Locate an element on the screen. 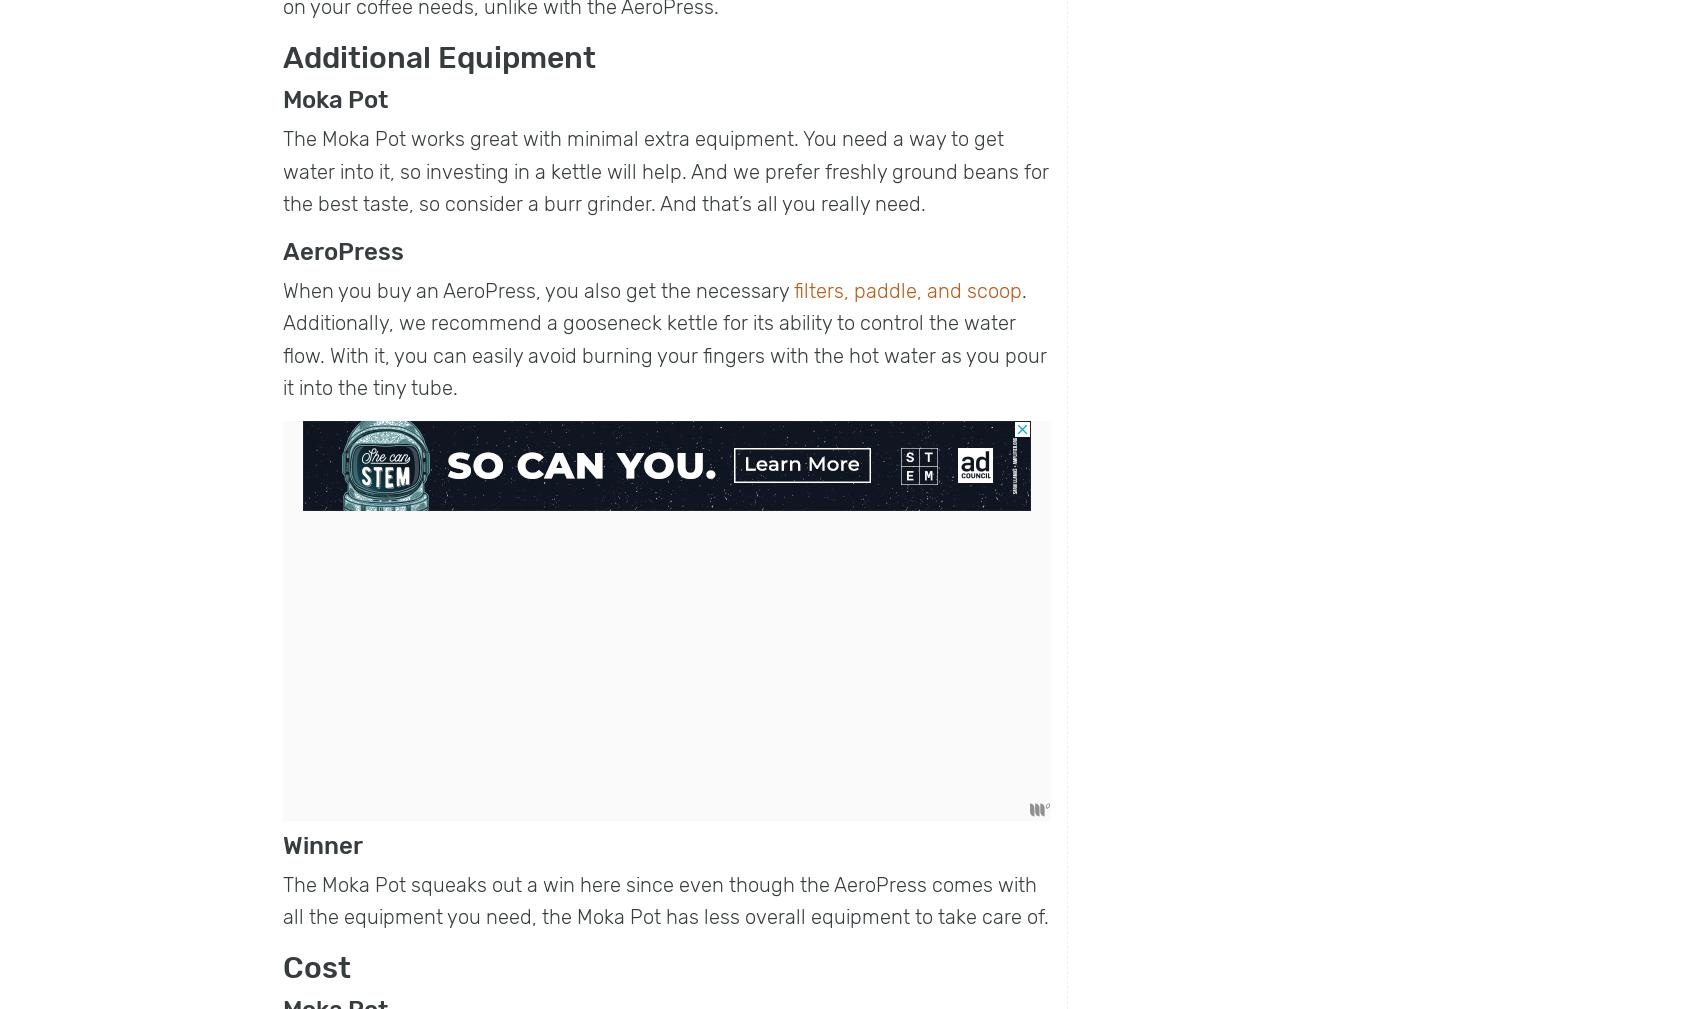  'AeroPress' is located at coordinates (342, 250).